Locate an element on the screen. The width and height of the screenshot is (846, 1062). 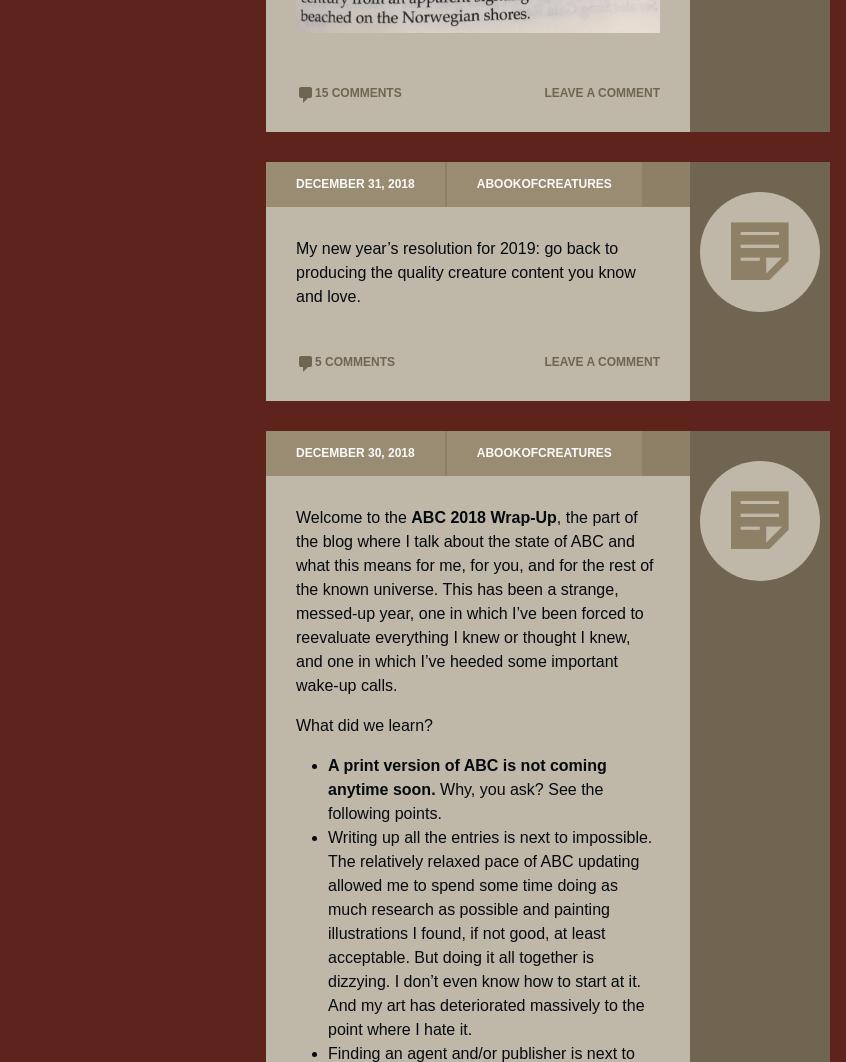
'A print version of ABC is not coming anytime soon.' is located at coordinates (465, 777).